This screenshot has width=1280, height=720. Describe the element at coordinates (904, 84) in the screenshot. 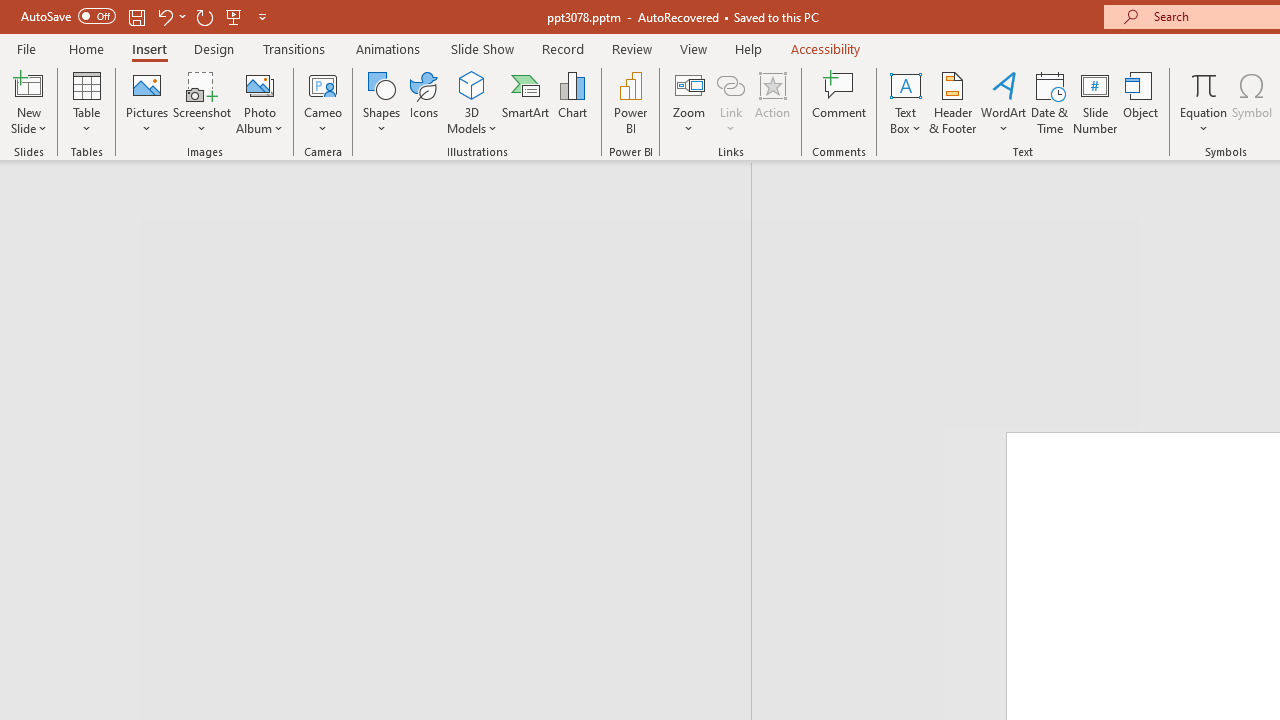

I see `'Draw Horizontal Text Box'` at that location.